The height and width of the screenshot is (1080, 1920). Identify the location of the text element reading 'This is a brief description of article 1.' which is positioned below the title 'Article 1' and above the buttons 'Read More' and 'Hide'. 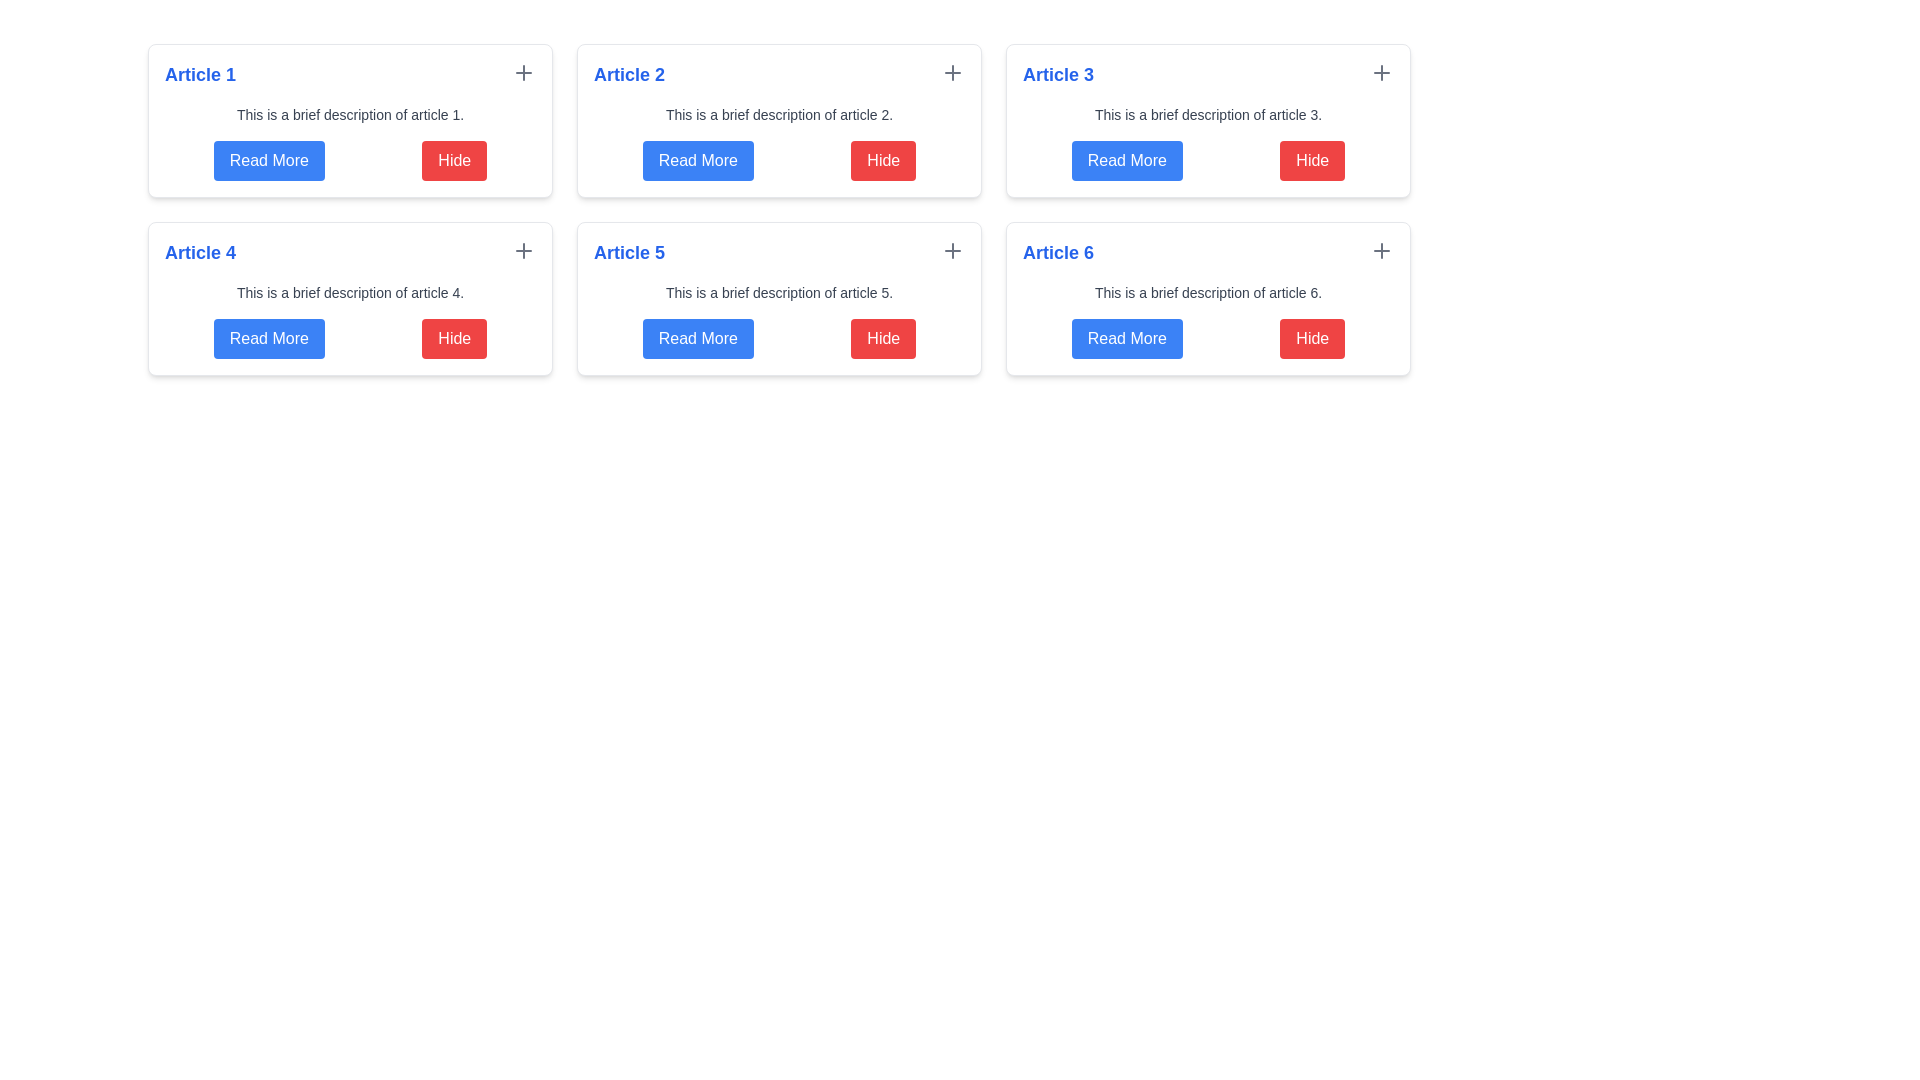
(350, 115).